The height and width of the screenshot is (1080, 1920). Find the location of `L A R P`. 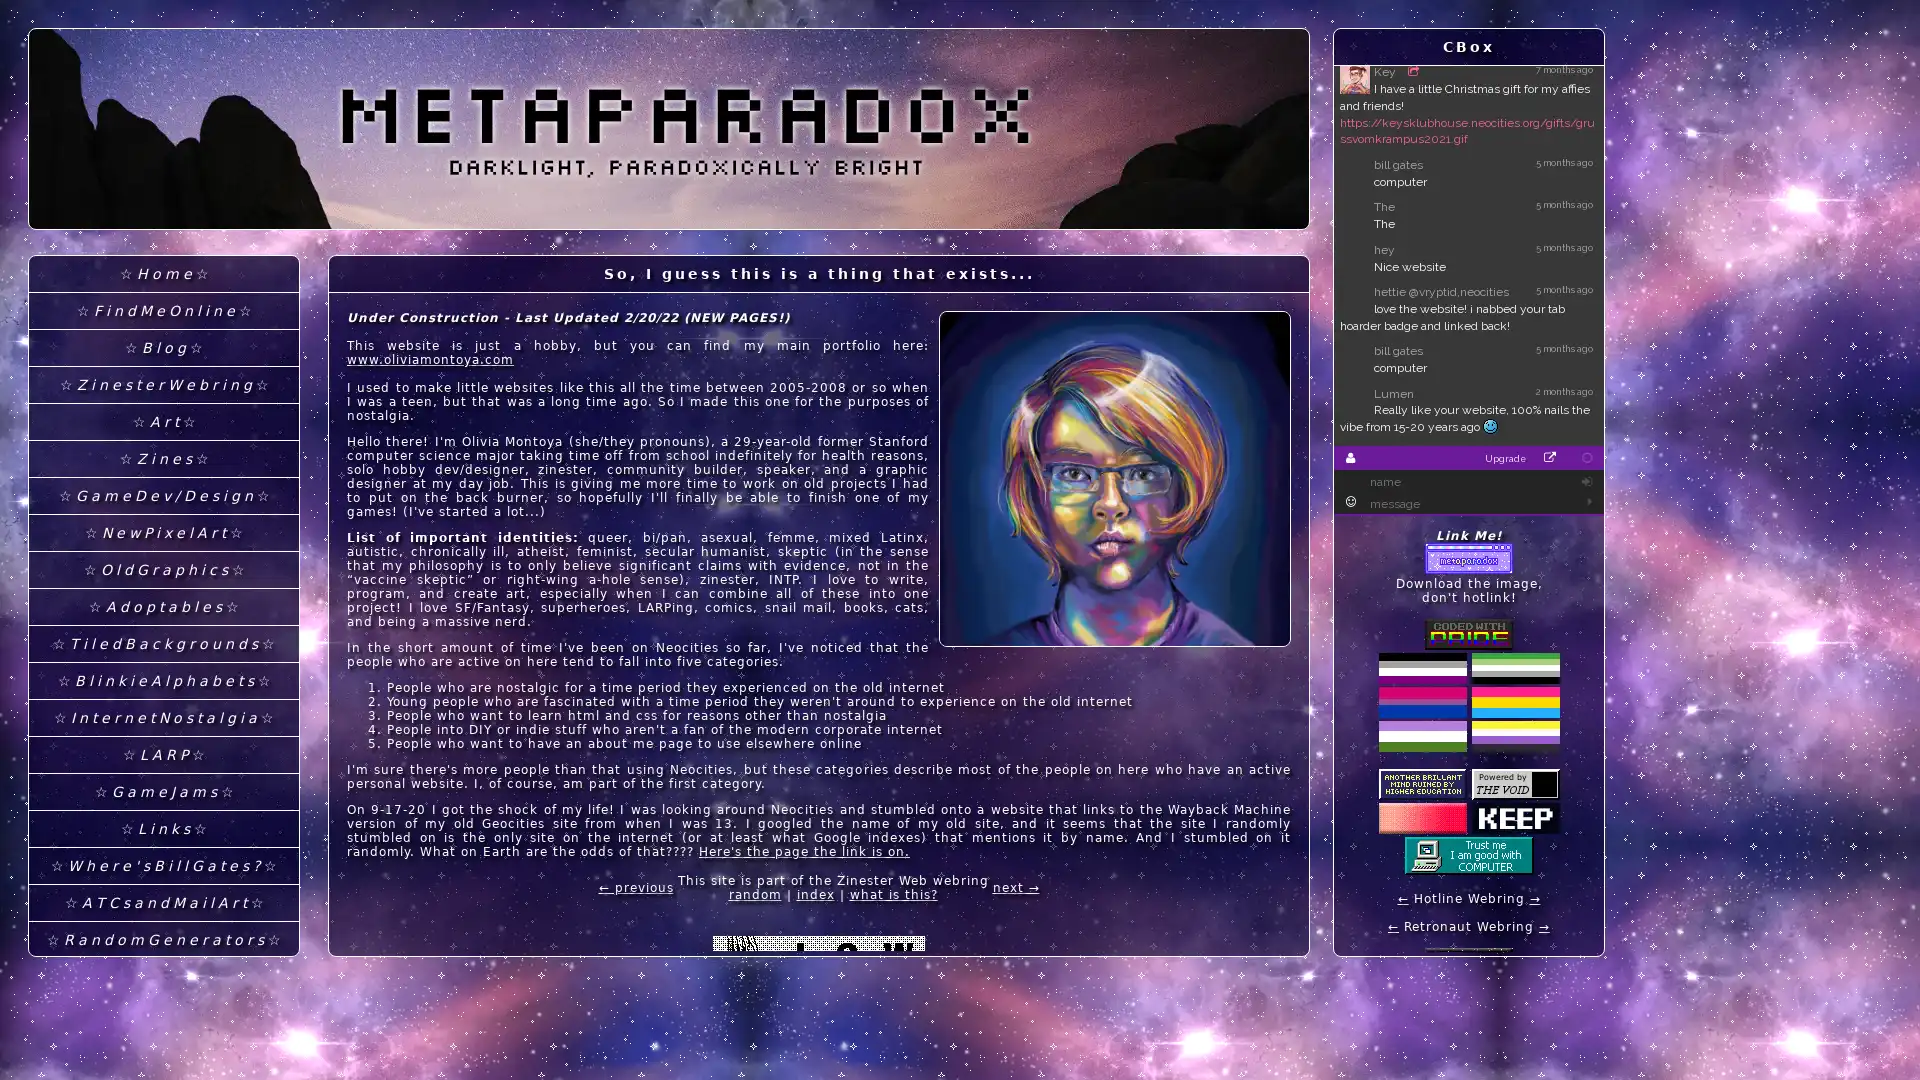

L A R P is located at coordinates (163, 755).